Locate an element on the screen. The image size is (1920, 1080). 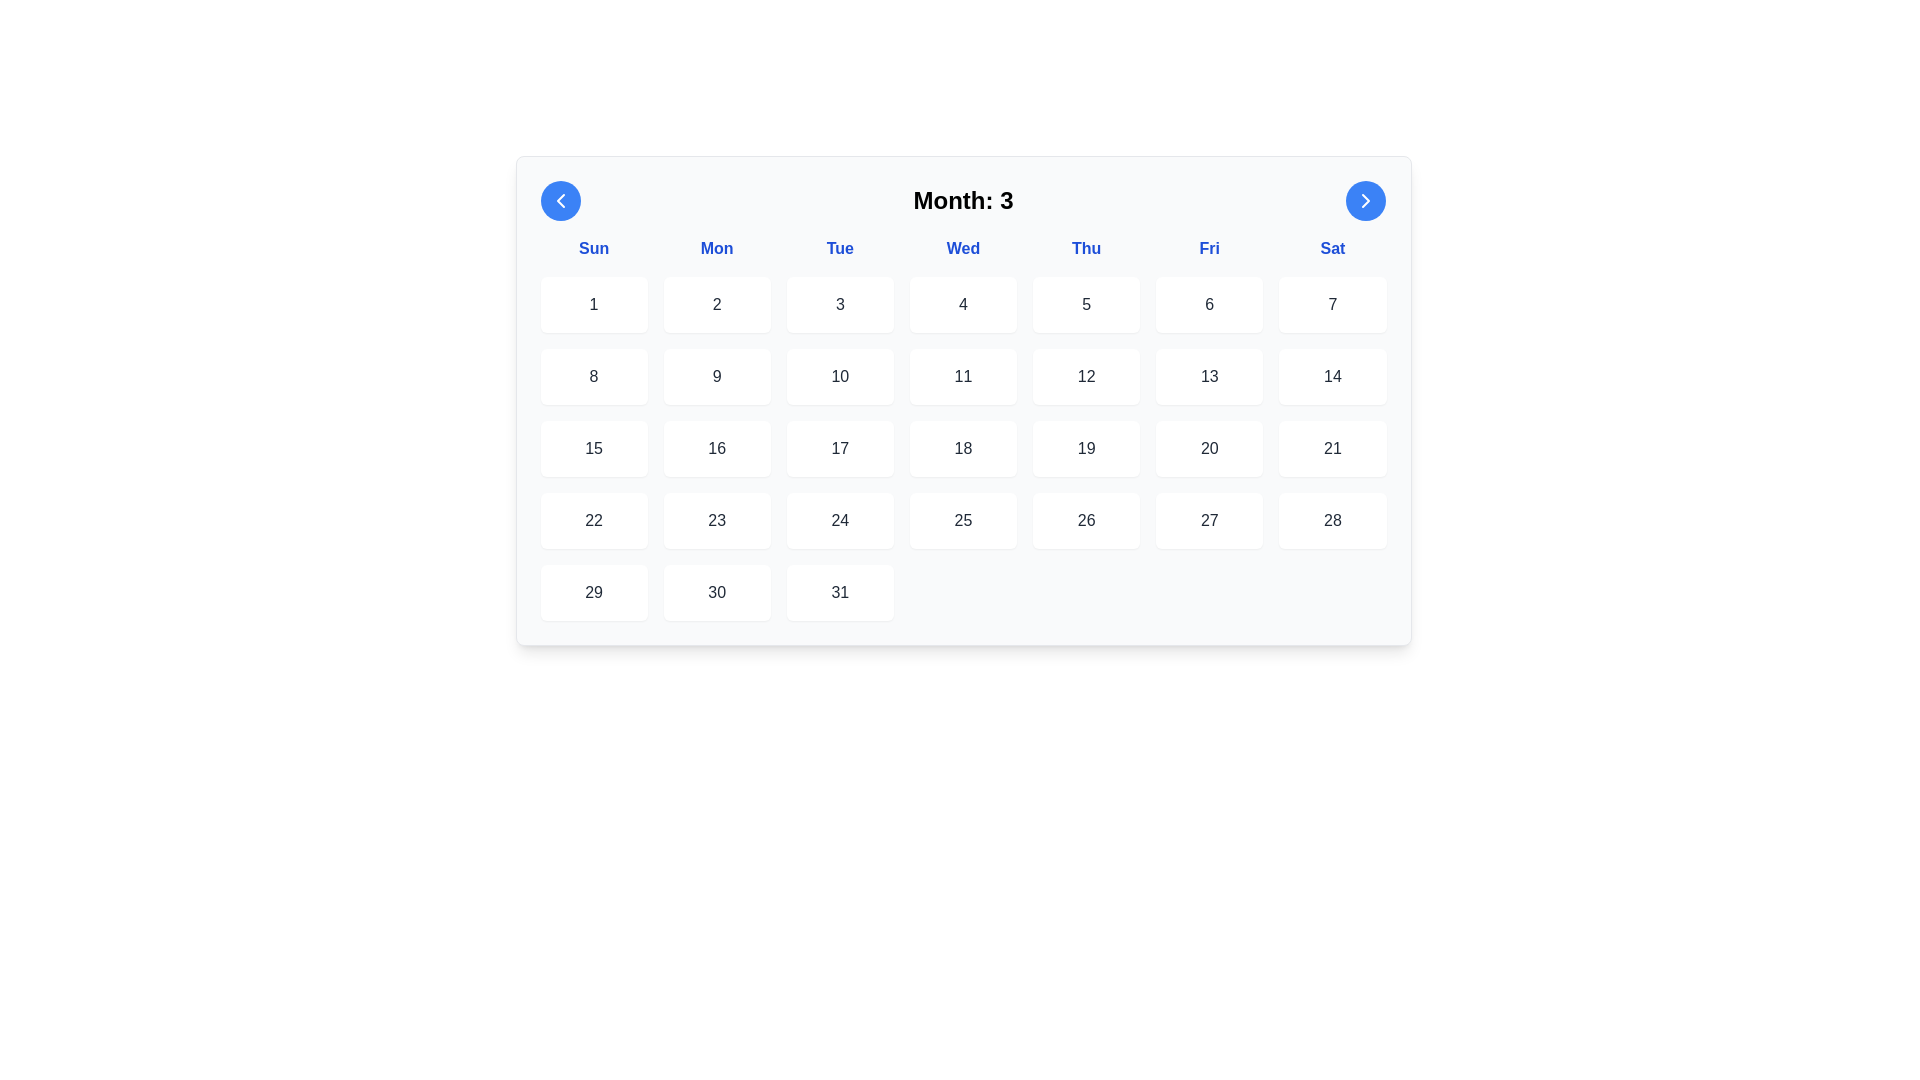
the bold, blue text label that reads 'Thu', which is located in the fifth column of the grid representing days of the week, positioned under the header 'Month: 3' is located at coordinates (1085, 248).